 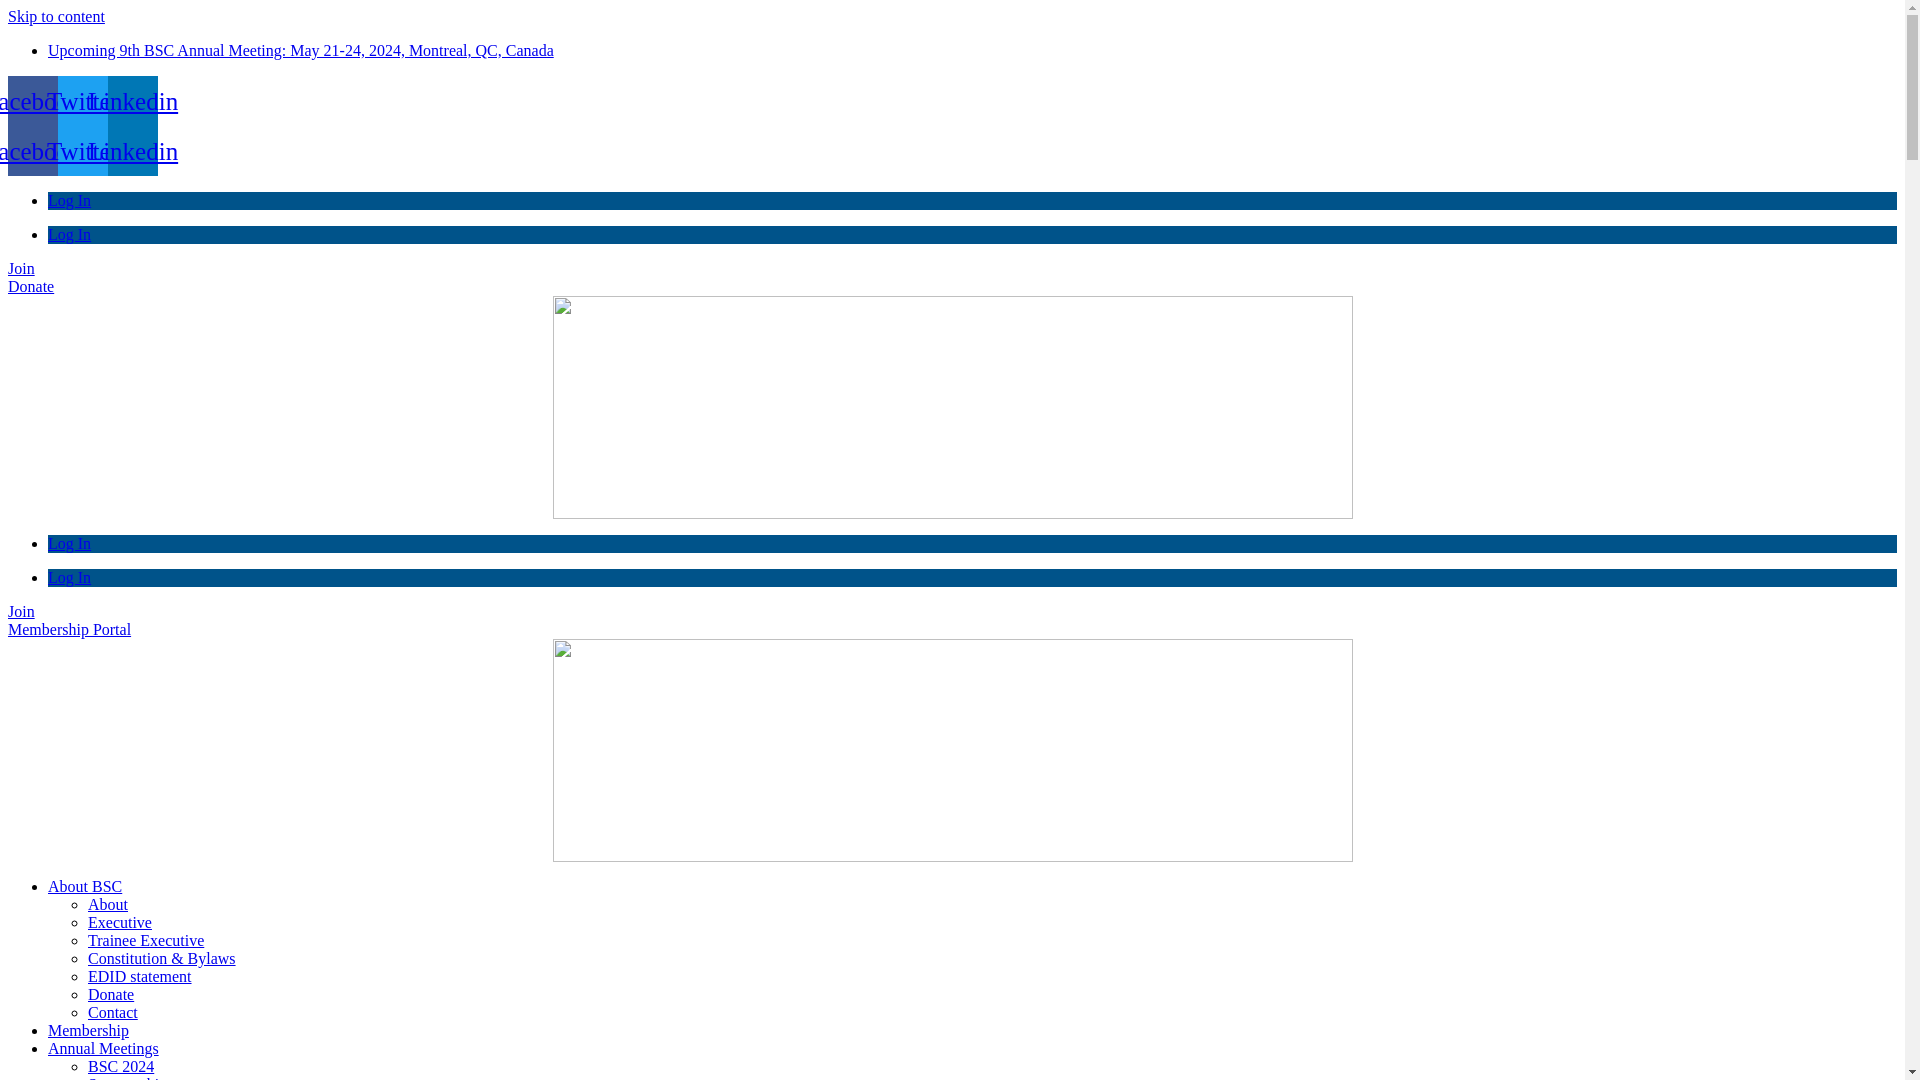 I want to click on 'BSC 2024', so click(x=119, y=1065).